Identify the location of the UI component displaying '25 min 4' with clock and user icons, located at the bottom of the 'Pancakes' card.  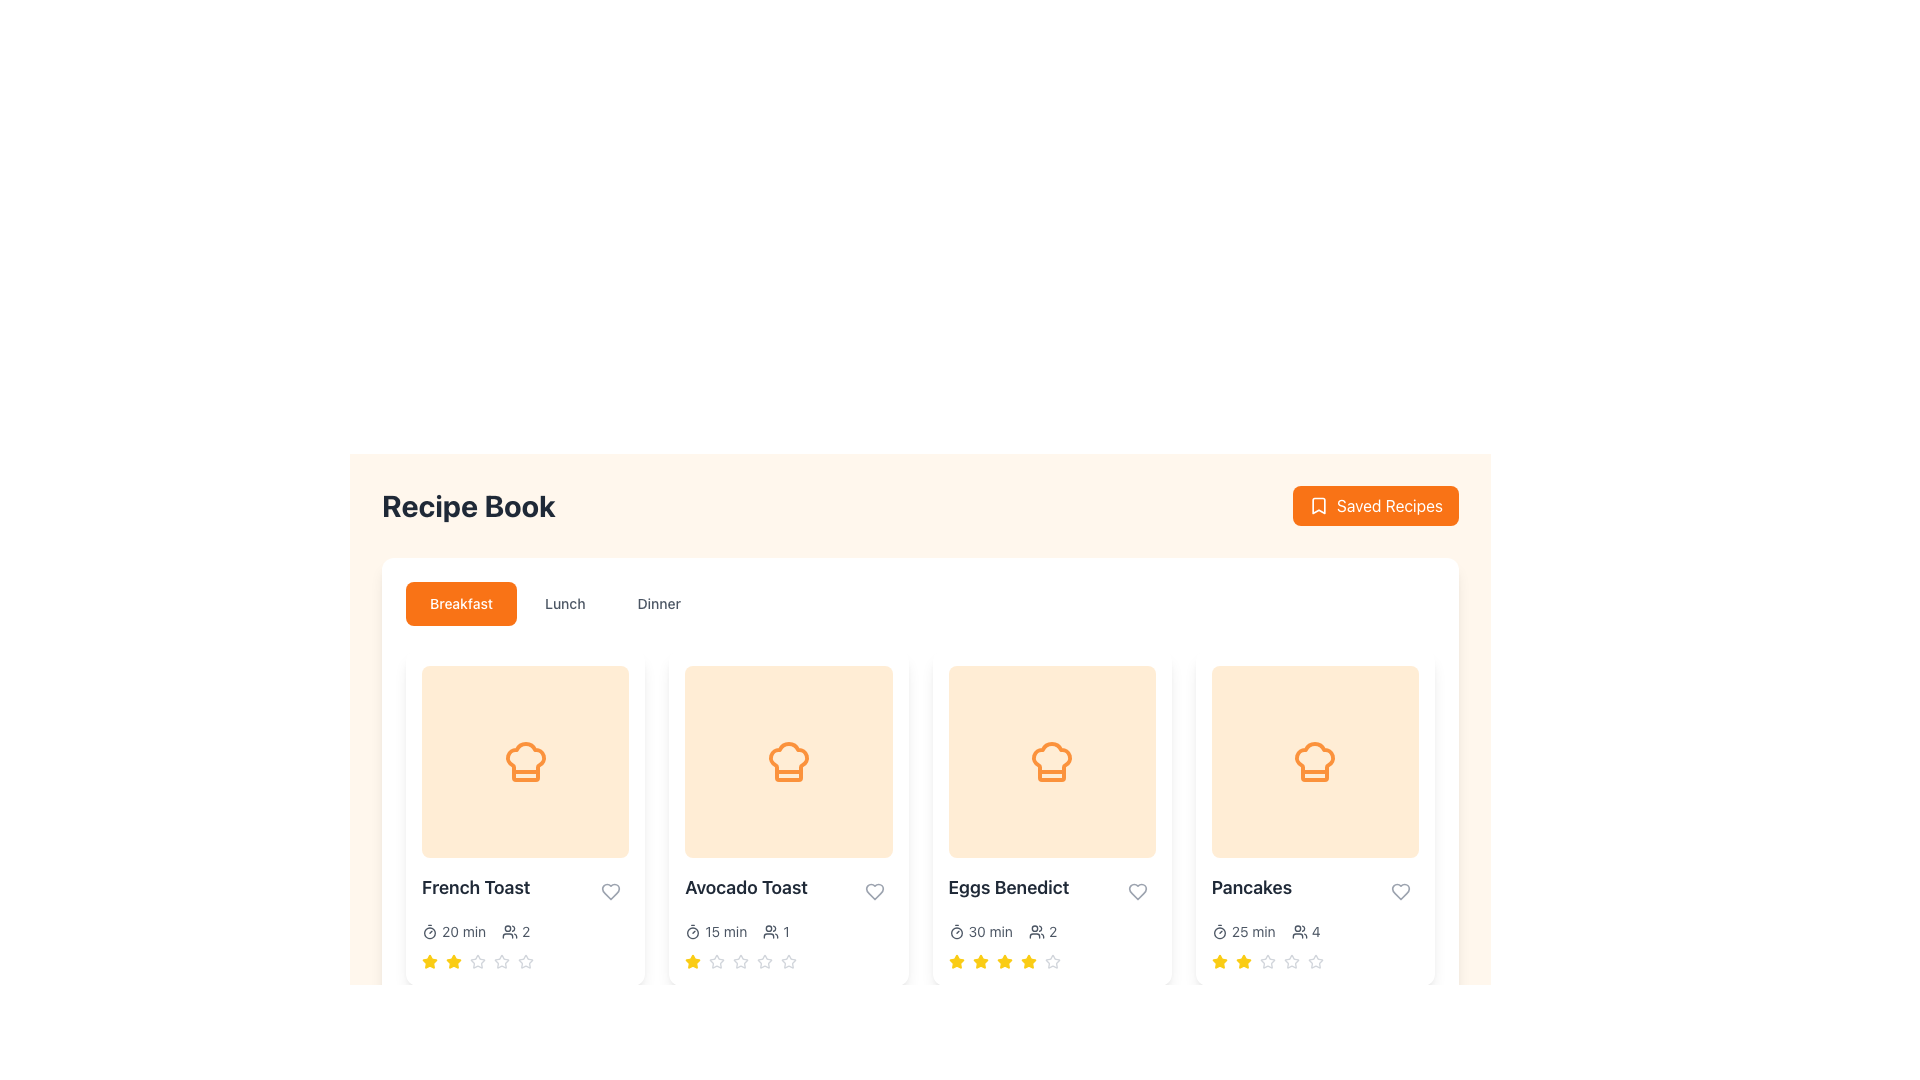
(1315, 932).